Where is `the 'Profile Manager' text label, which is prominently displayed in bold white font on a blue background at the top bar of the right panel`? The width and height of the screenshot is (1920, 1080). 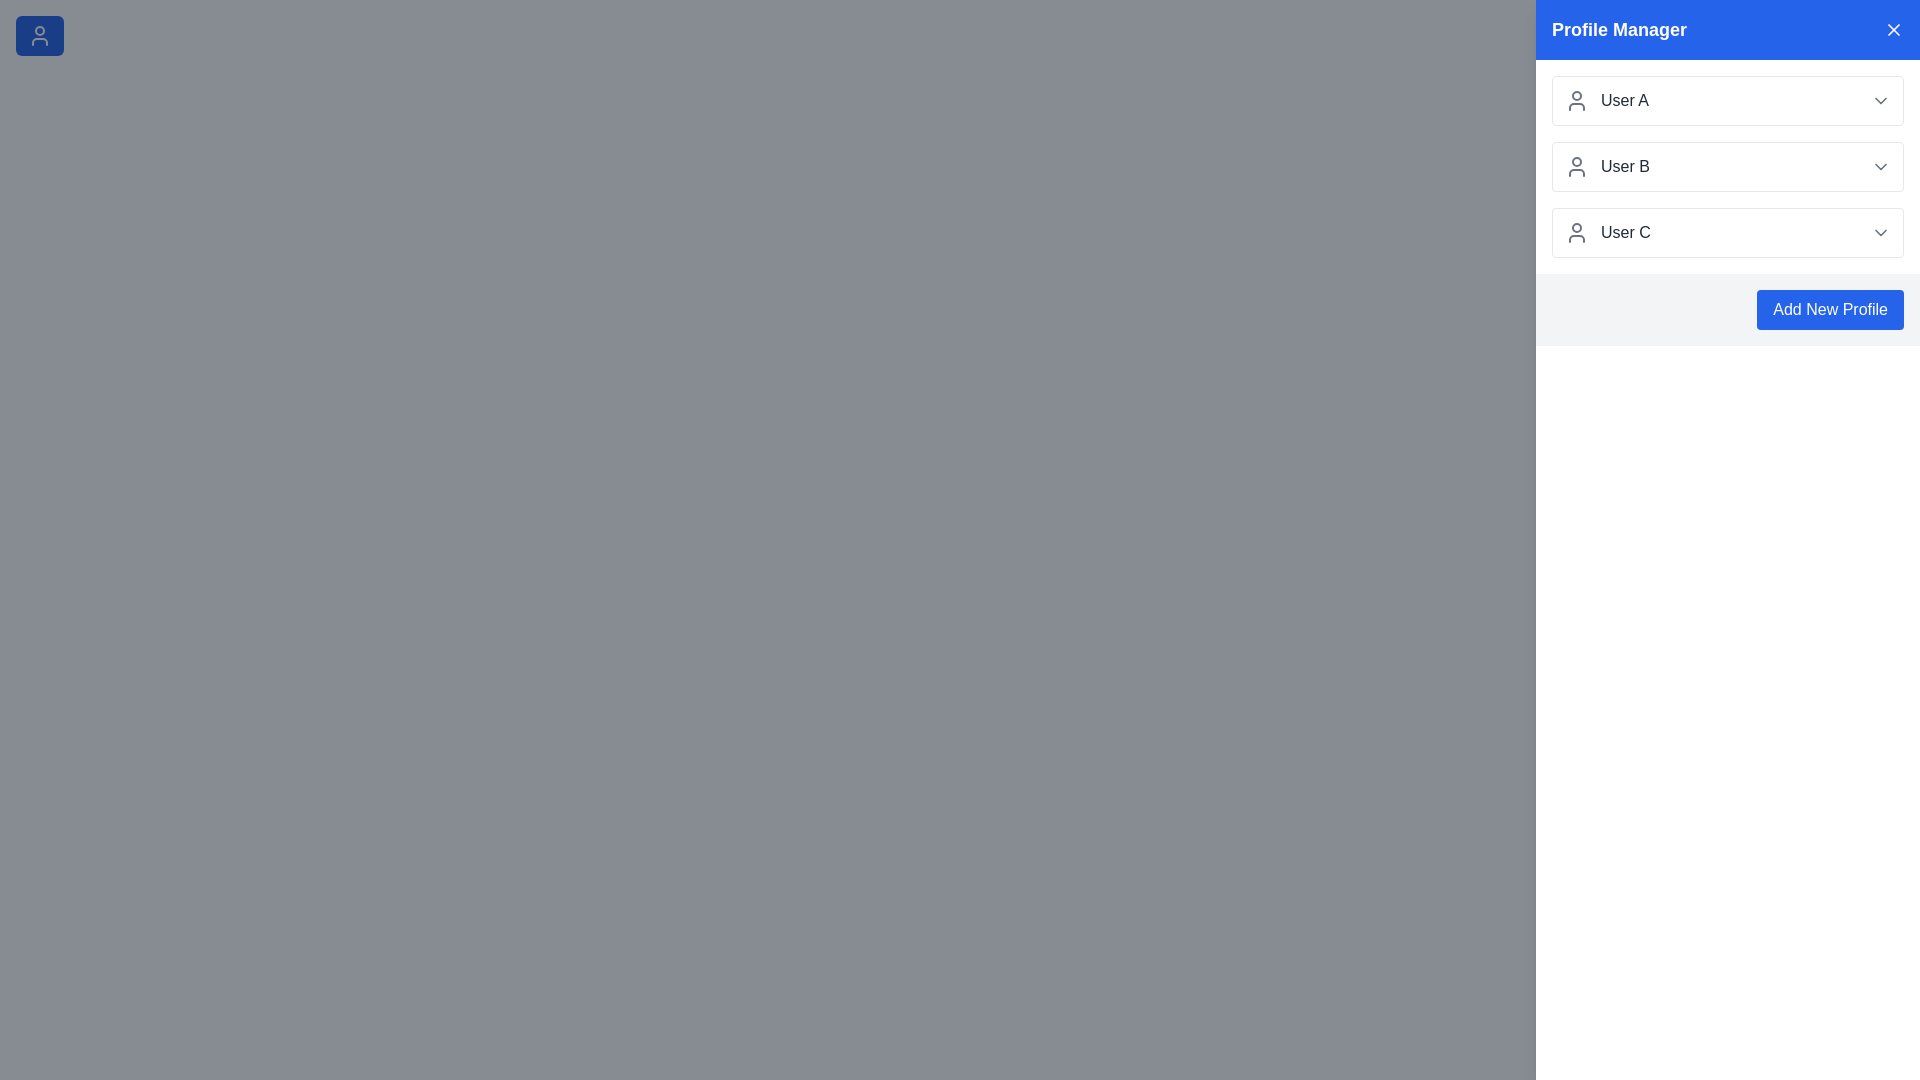 the 'Profile Manager' text label, which is prominently displayed in bold white font on a blue background at the top bar of the right panel is located at coordinates (1619, 30).